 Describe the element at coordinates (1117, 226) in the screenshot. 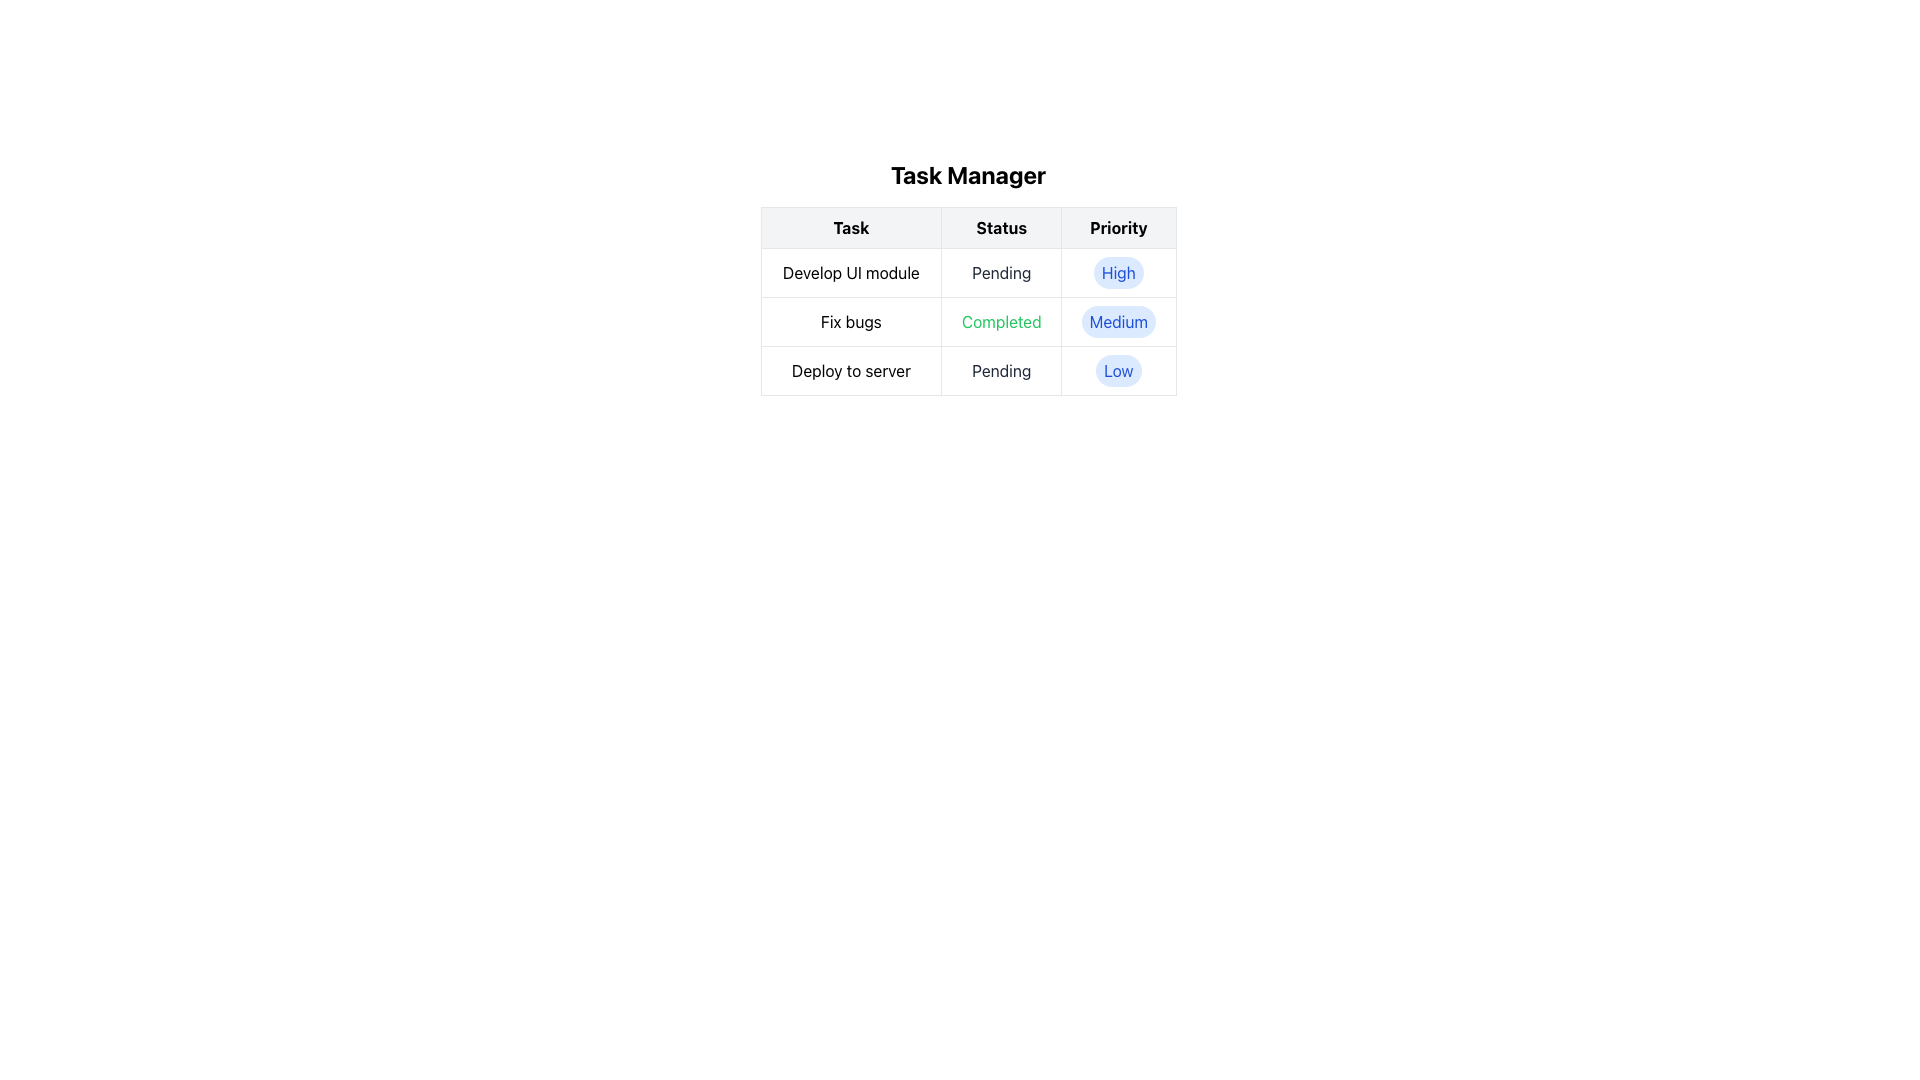

I see `the 'Priority' text label, which is the third column header in a table, displaying bold black text on a light gray background` at that location.